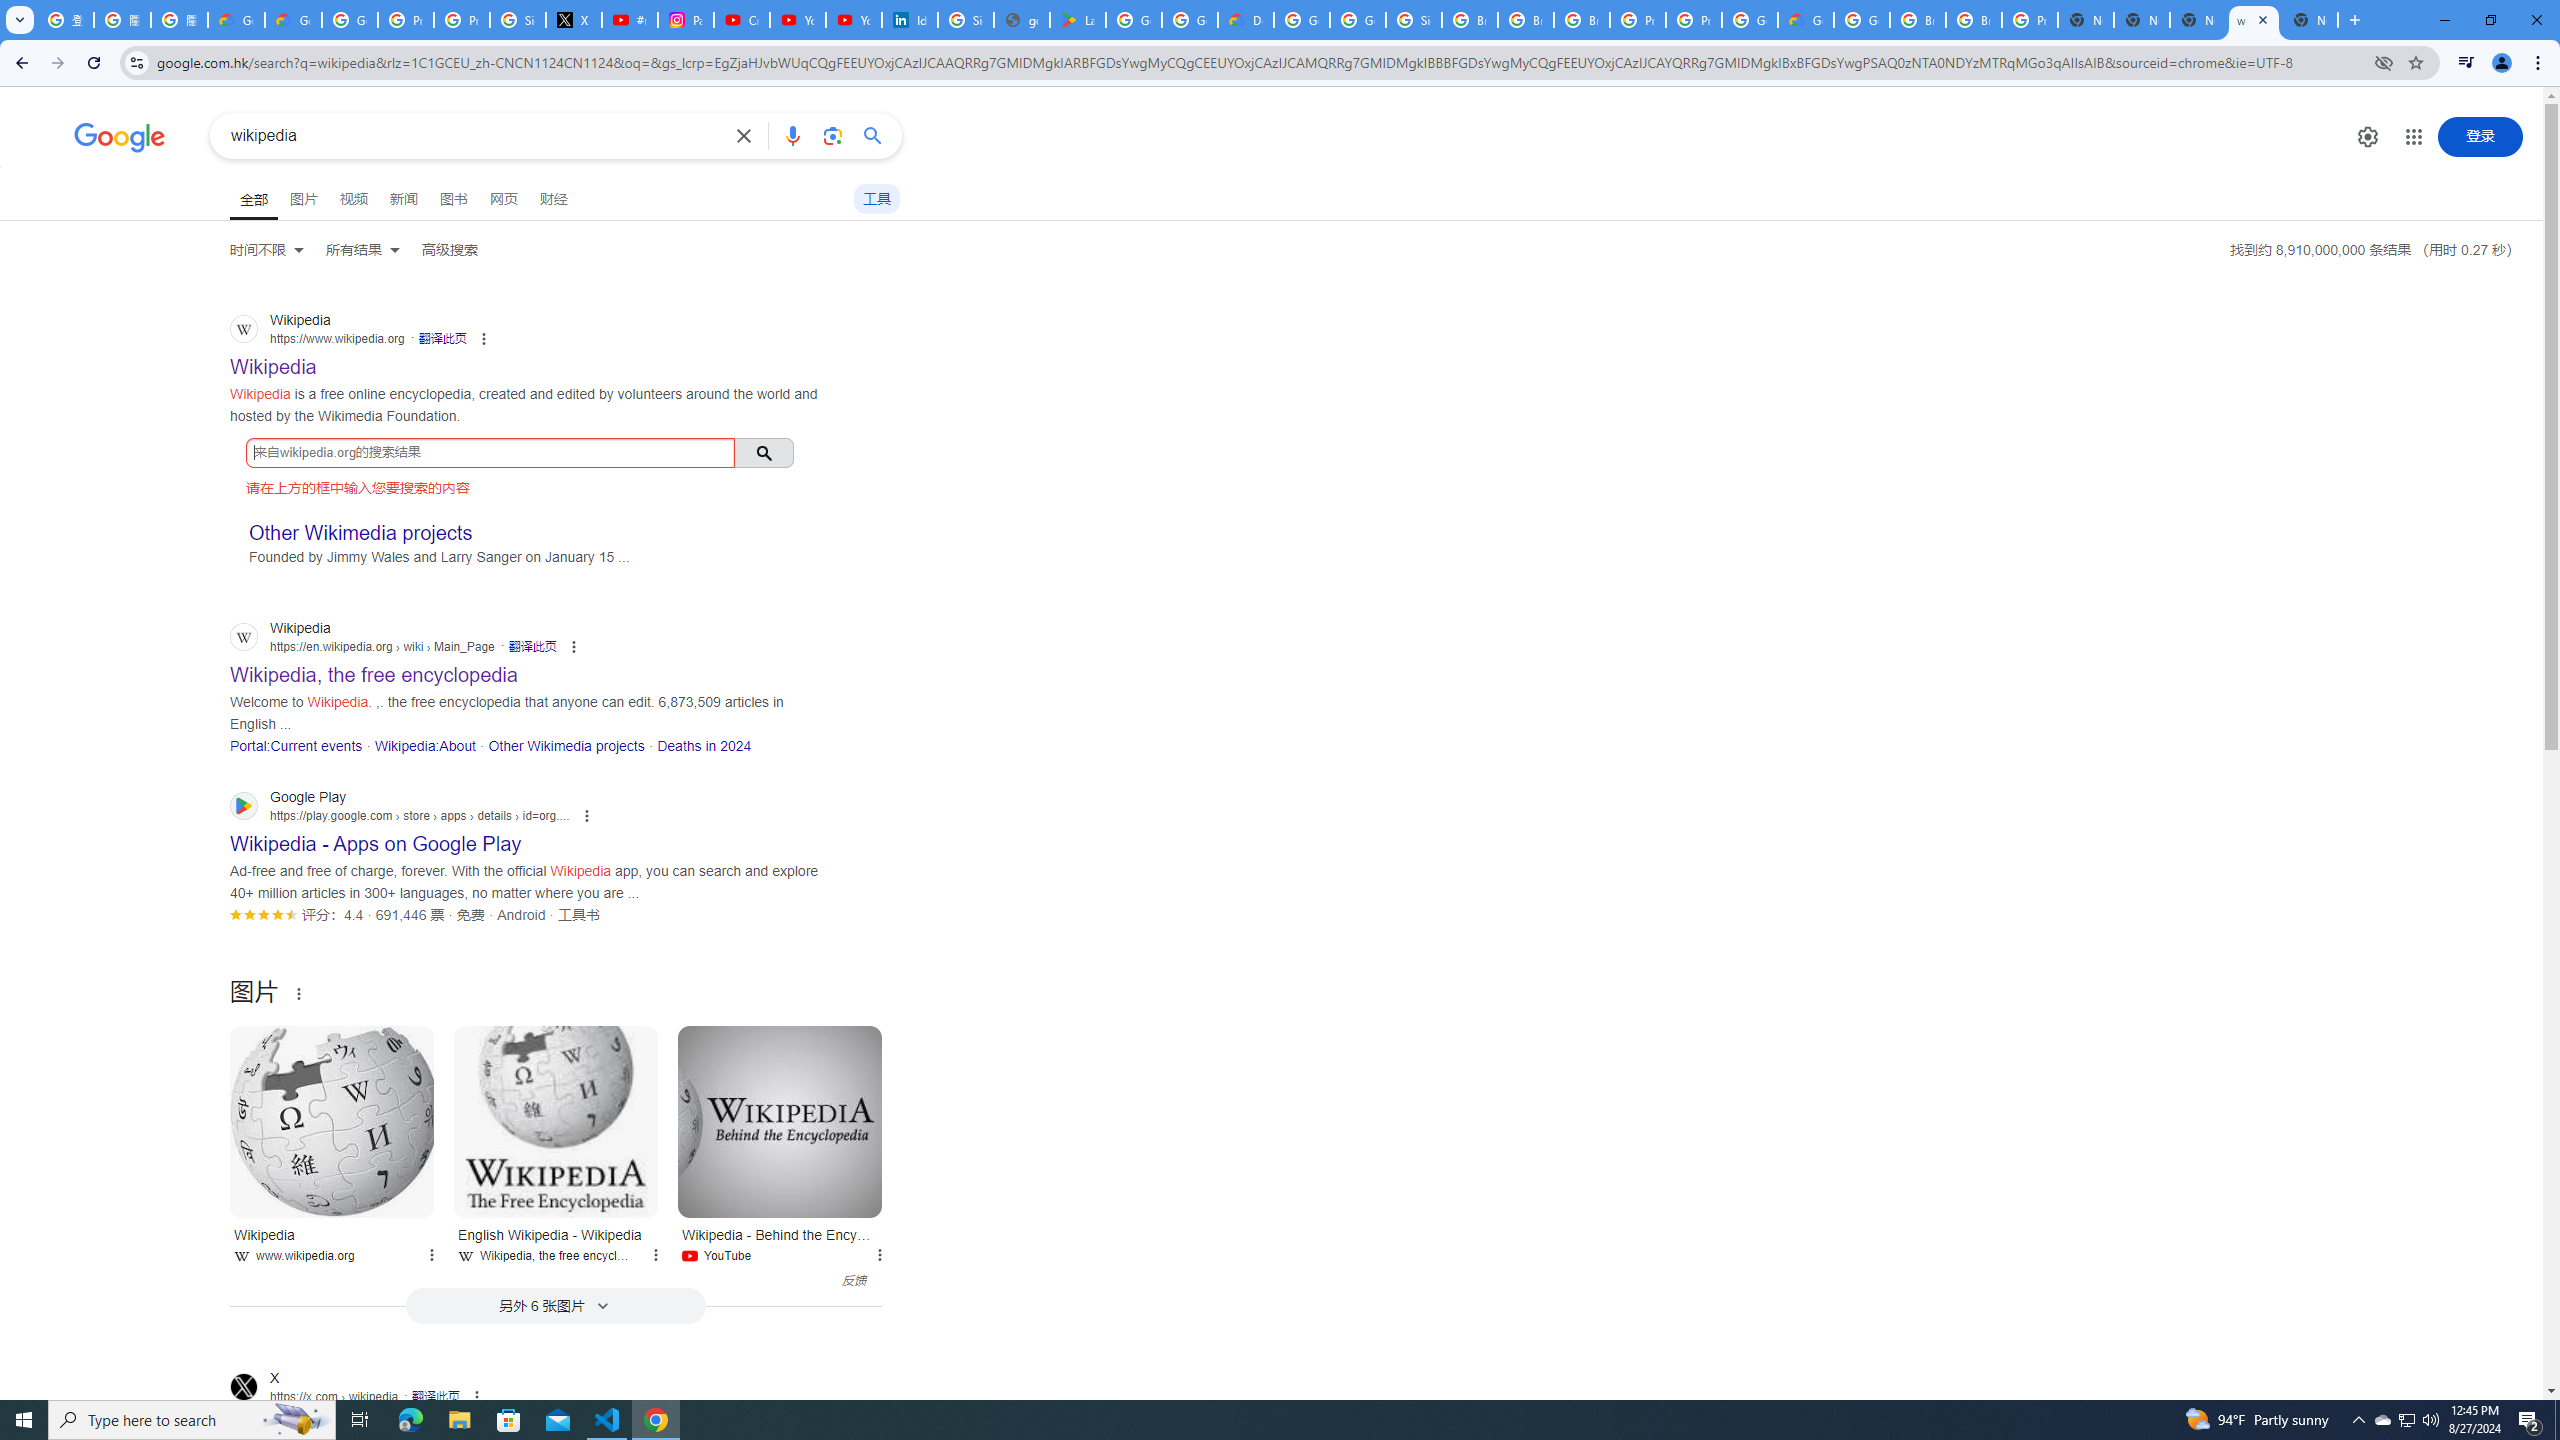  I want to click on 'Browse Chrome as a guest - Computer - Google Chrome Help', so click(1974, 19).